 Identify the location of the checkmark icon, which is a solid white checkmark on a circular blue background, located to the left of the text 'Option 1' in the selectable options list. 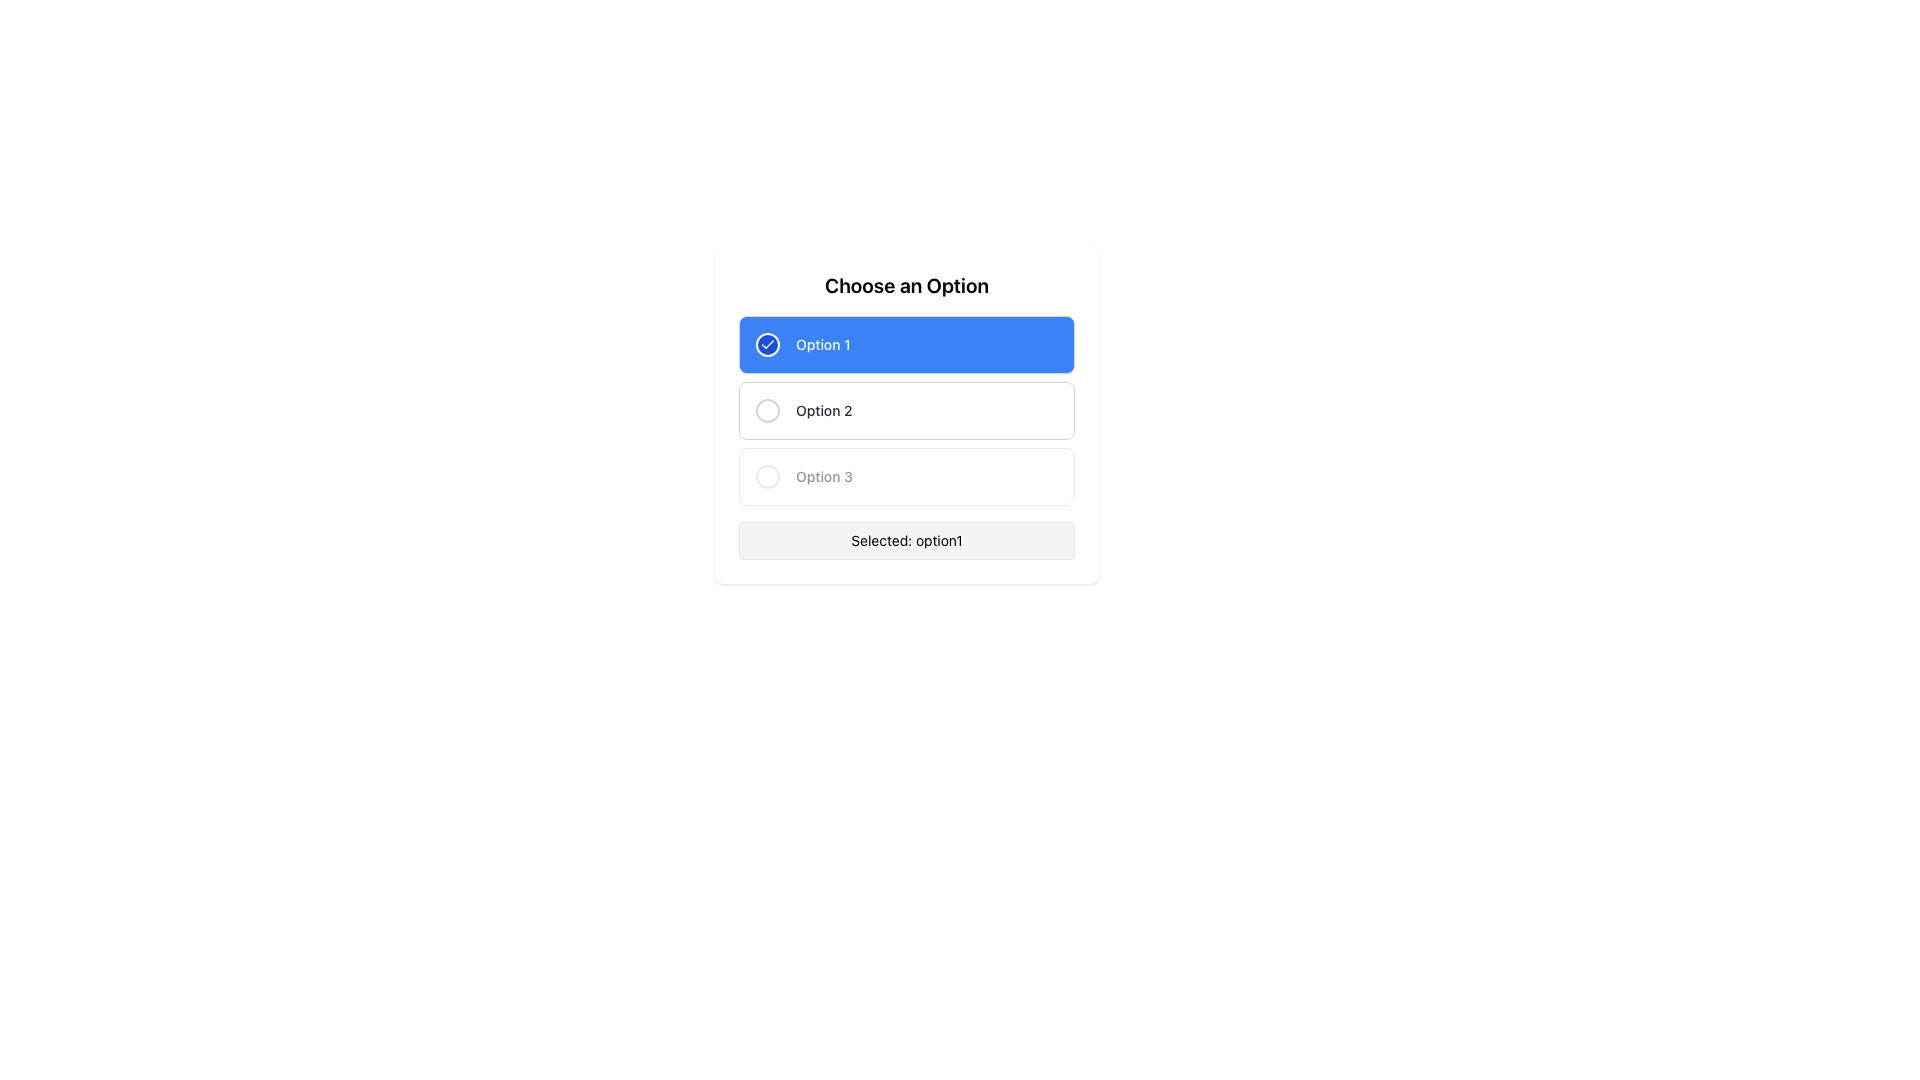
(767, 343).